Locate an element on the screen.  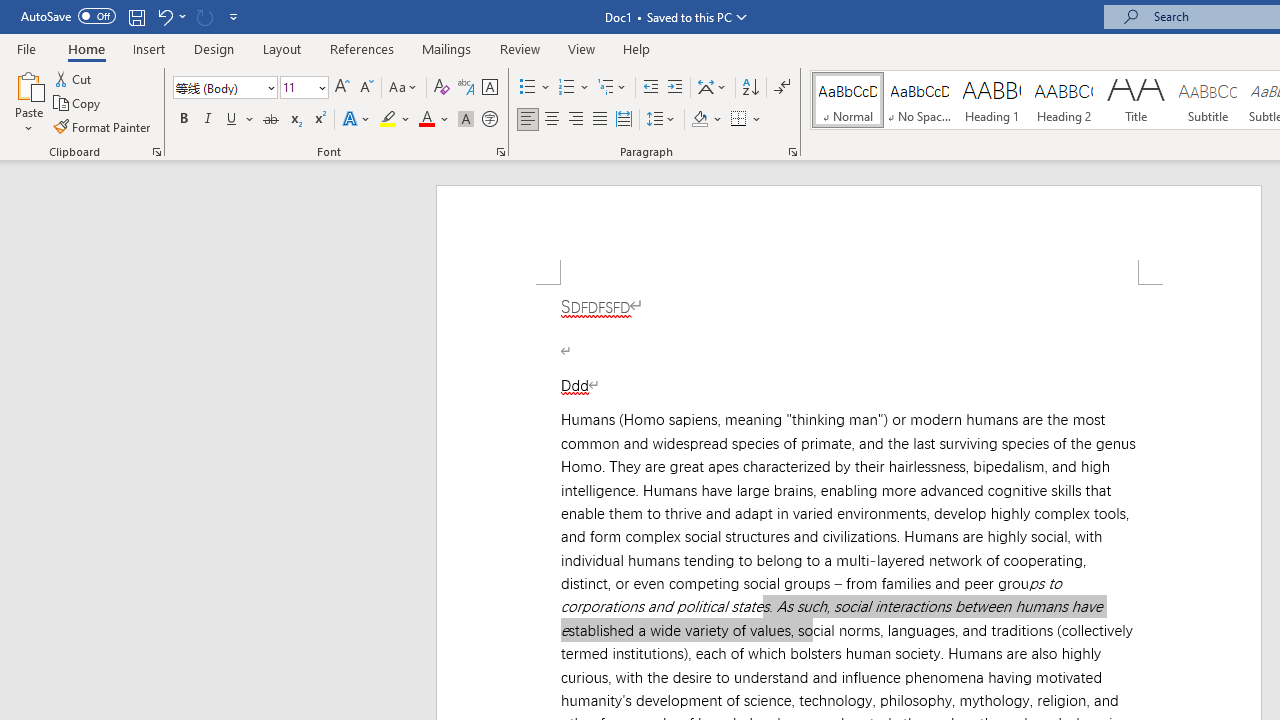
'Grow Font' is located at coordinates (342, 86).